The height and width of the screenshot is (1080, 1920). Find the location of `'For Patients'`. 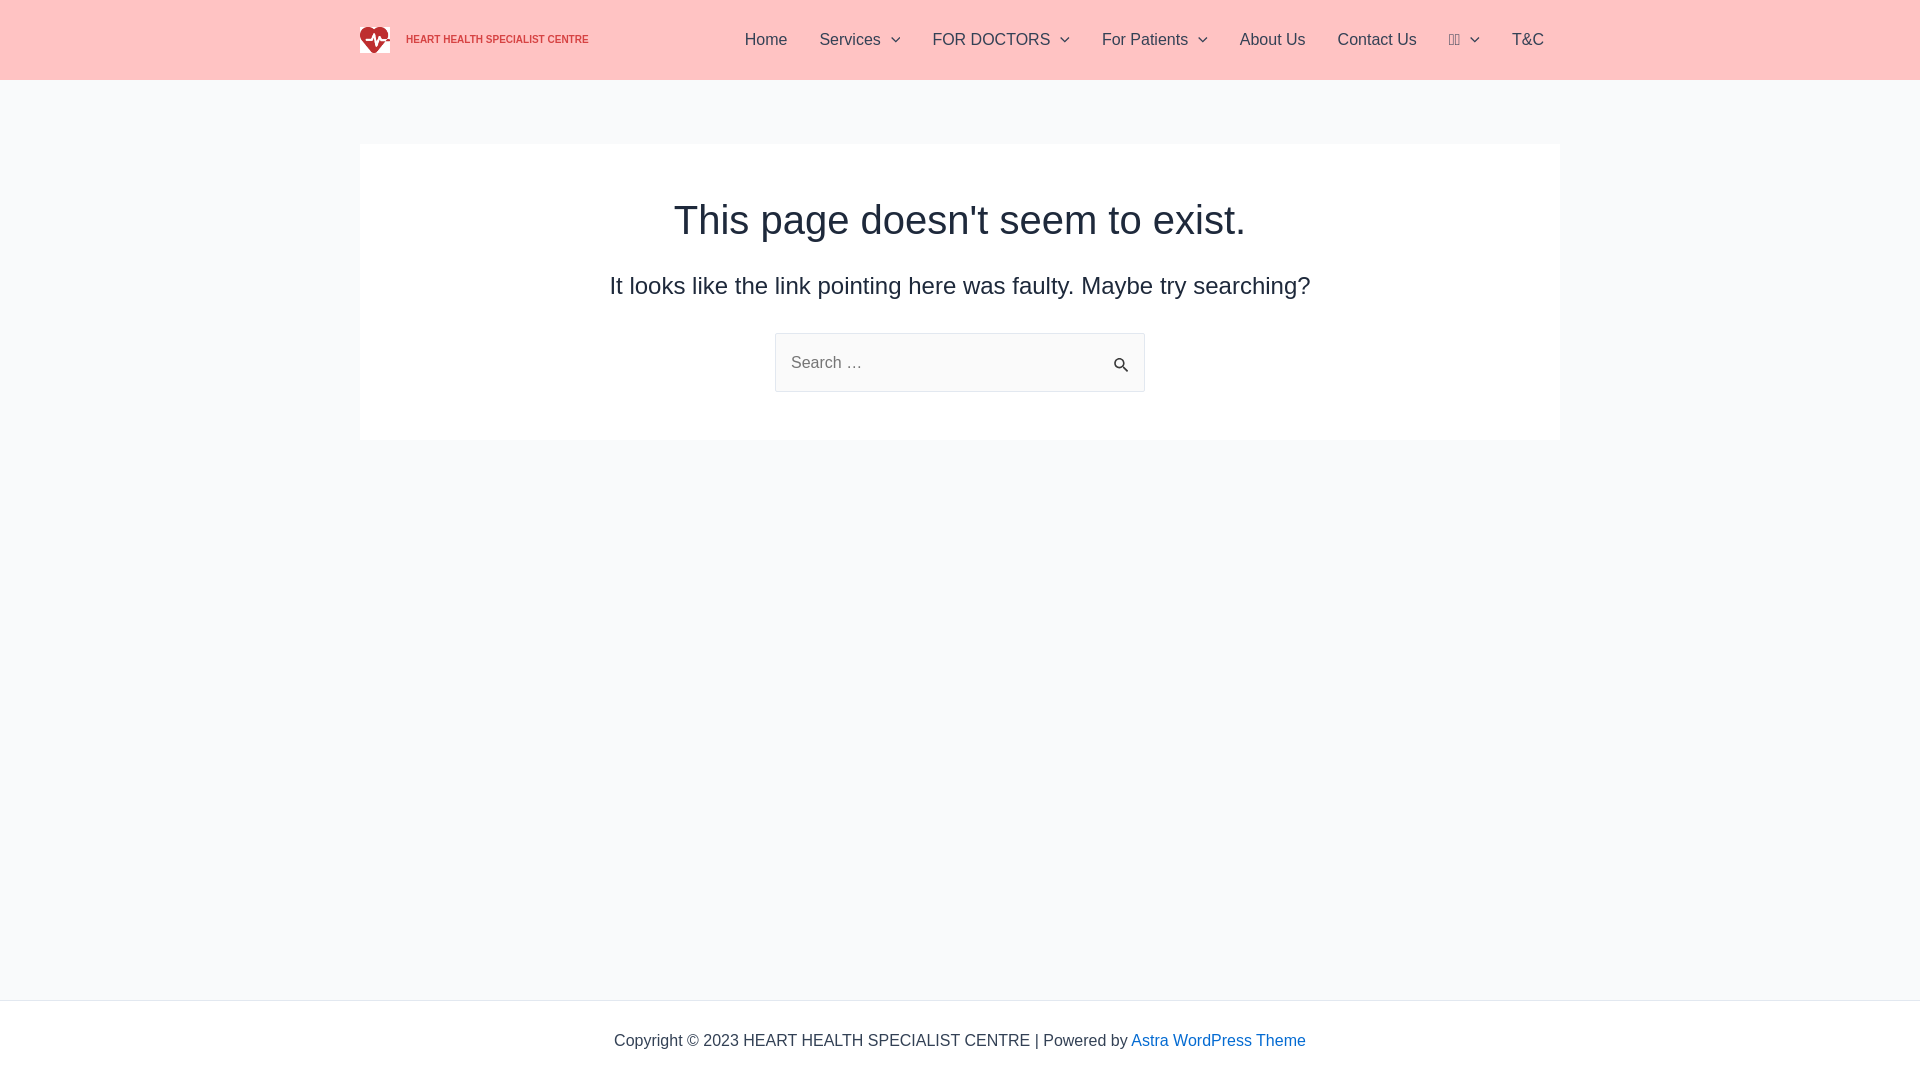

'For Patients' is located at coordinates (1155, 39).